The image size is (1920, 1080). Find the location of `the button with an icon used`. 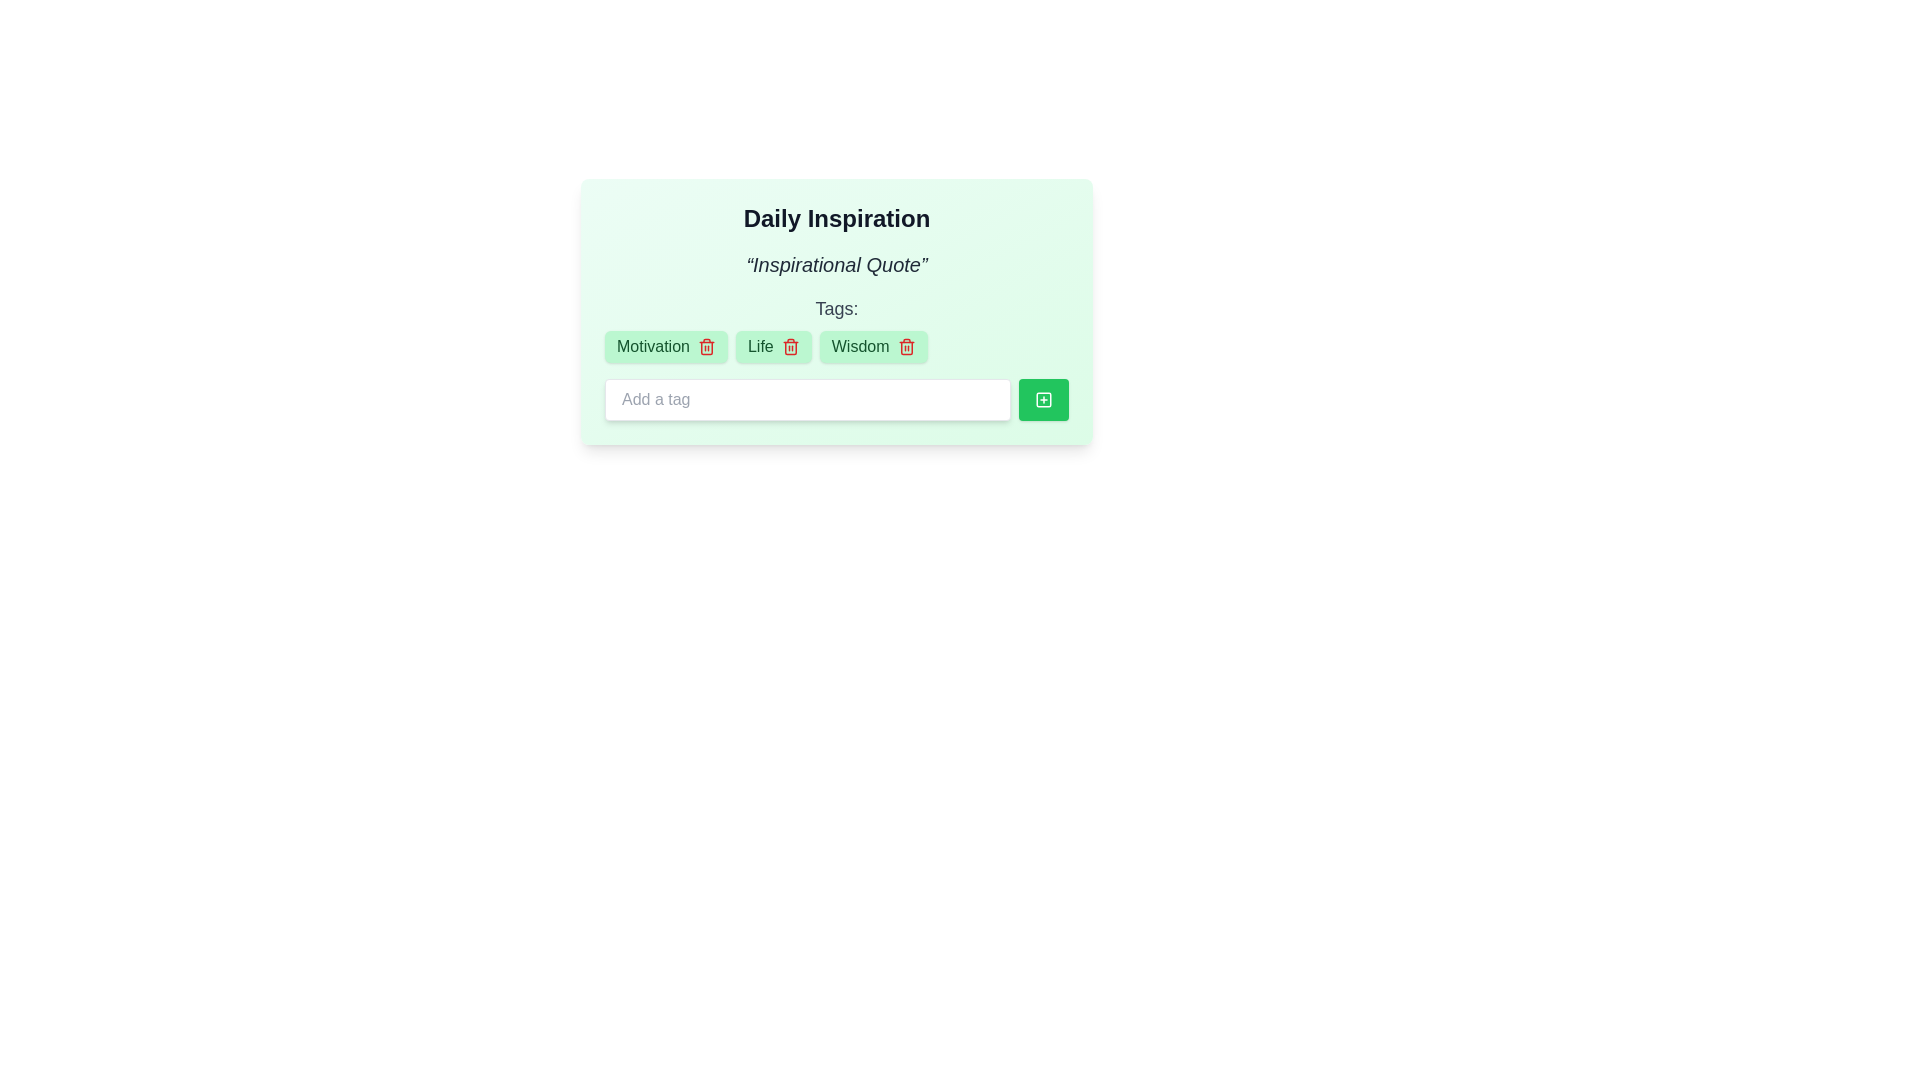

the button with an icon used is located at coordinates (1042, 400).